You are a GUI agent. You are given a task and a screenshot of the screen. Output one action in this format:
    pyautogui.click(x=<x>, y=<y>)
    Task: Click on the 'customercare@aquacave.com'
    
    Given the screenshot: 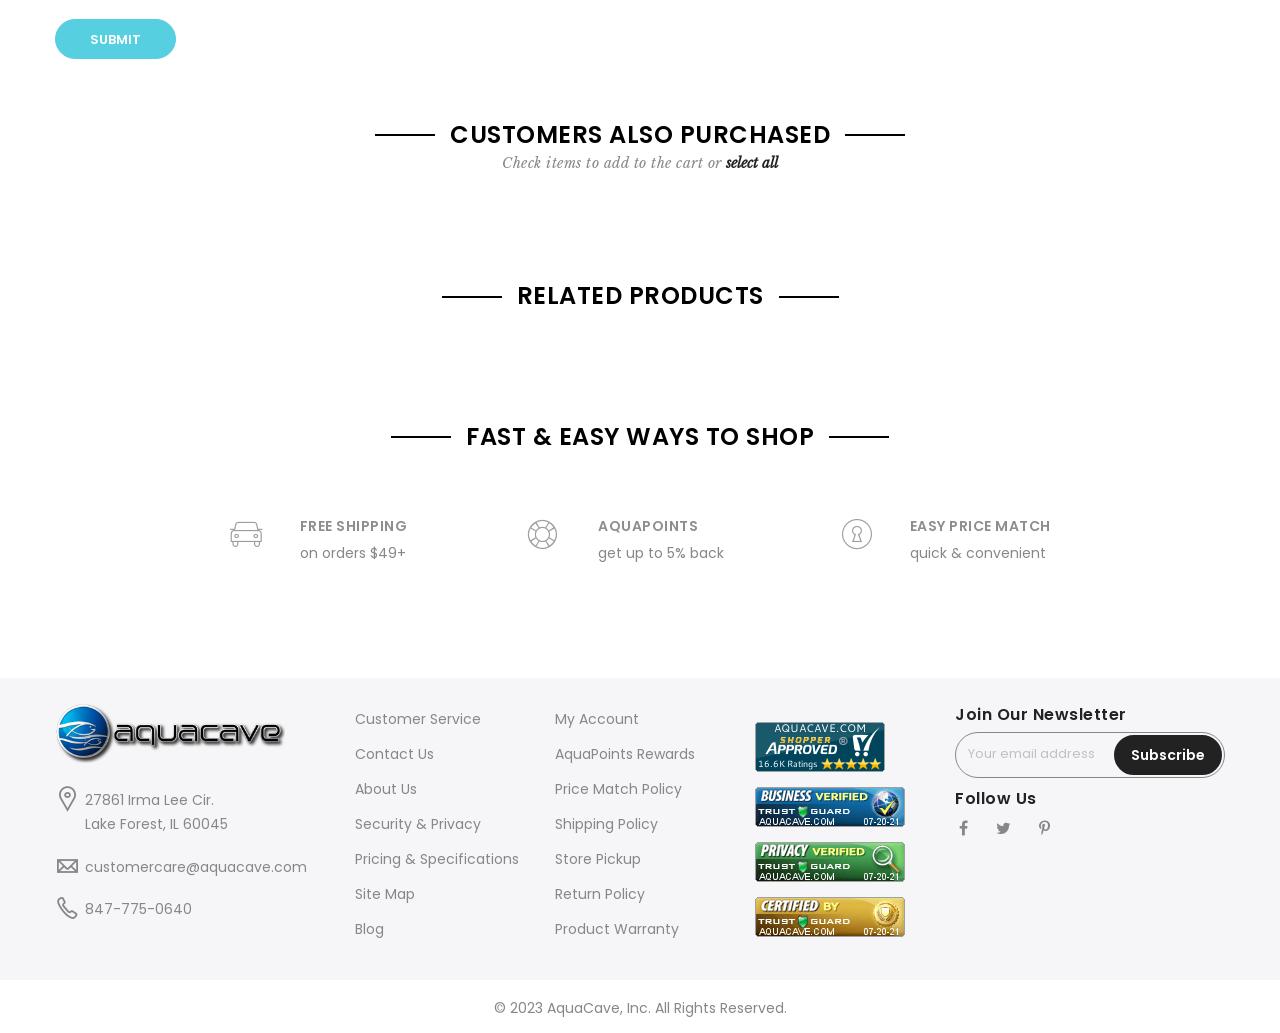 What is the action you would take?
    pyautogui.click(x=195, y=864)
    